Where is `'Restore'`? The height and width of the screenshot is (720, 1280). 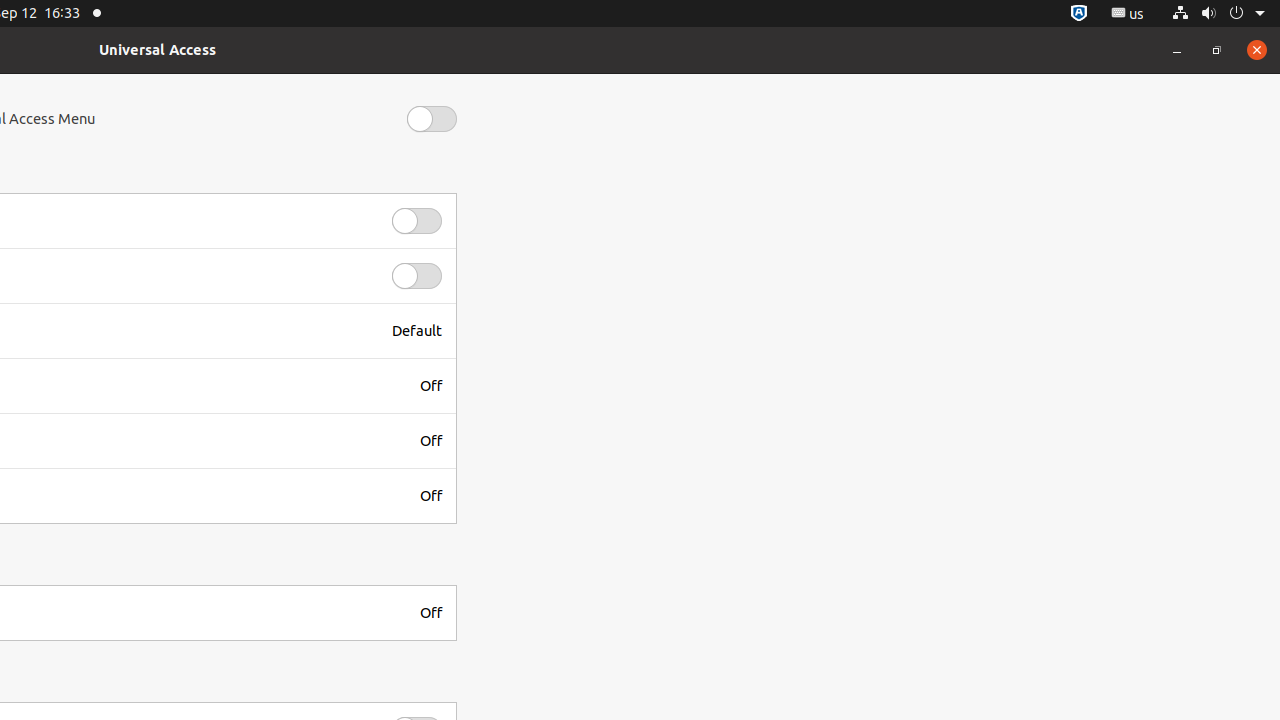
'Restore' is located at coordinates (1216, 48).